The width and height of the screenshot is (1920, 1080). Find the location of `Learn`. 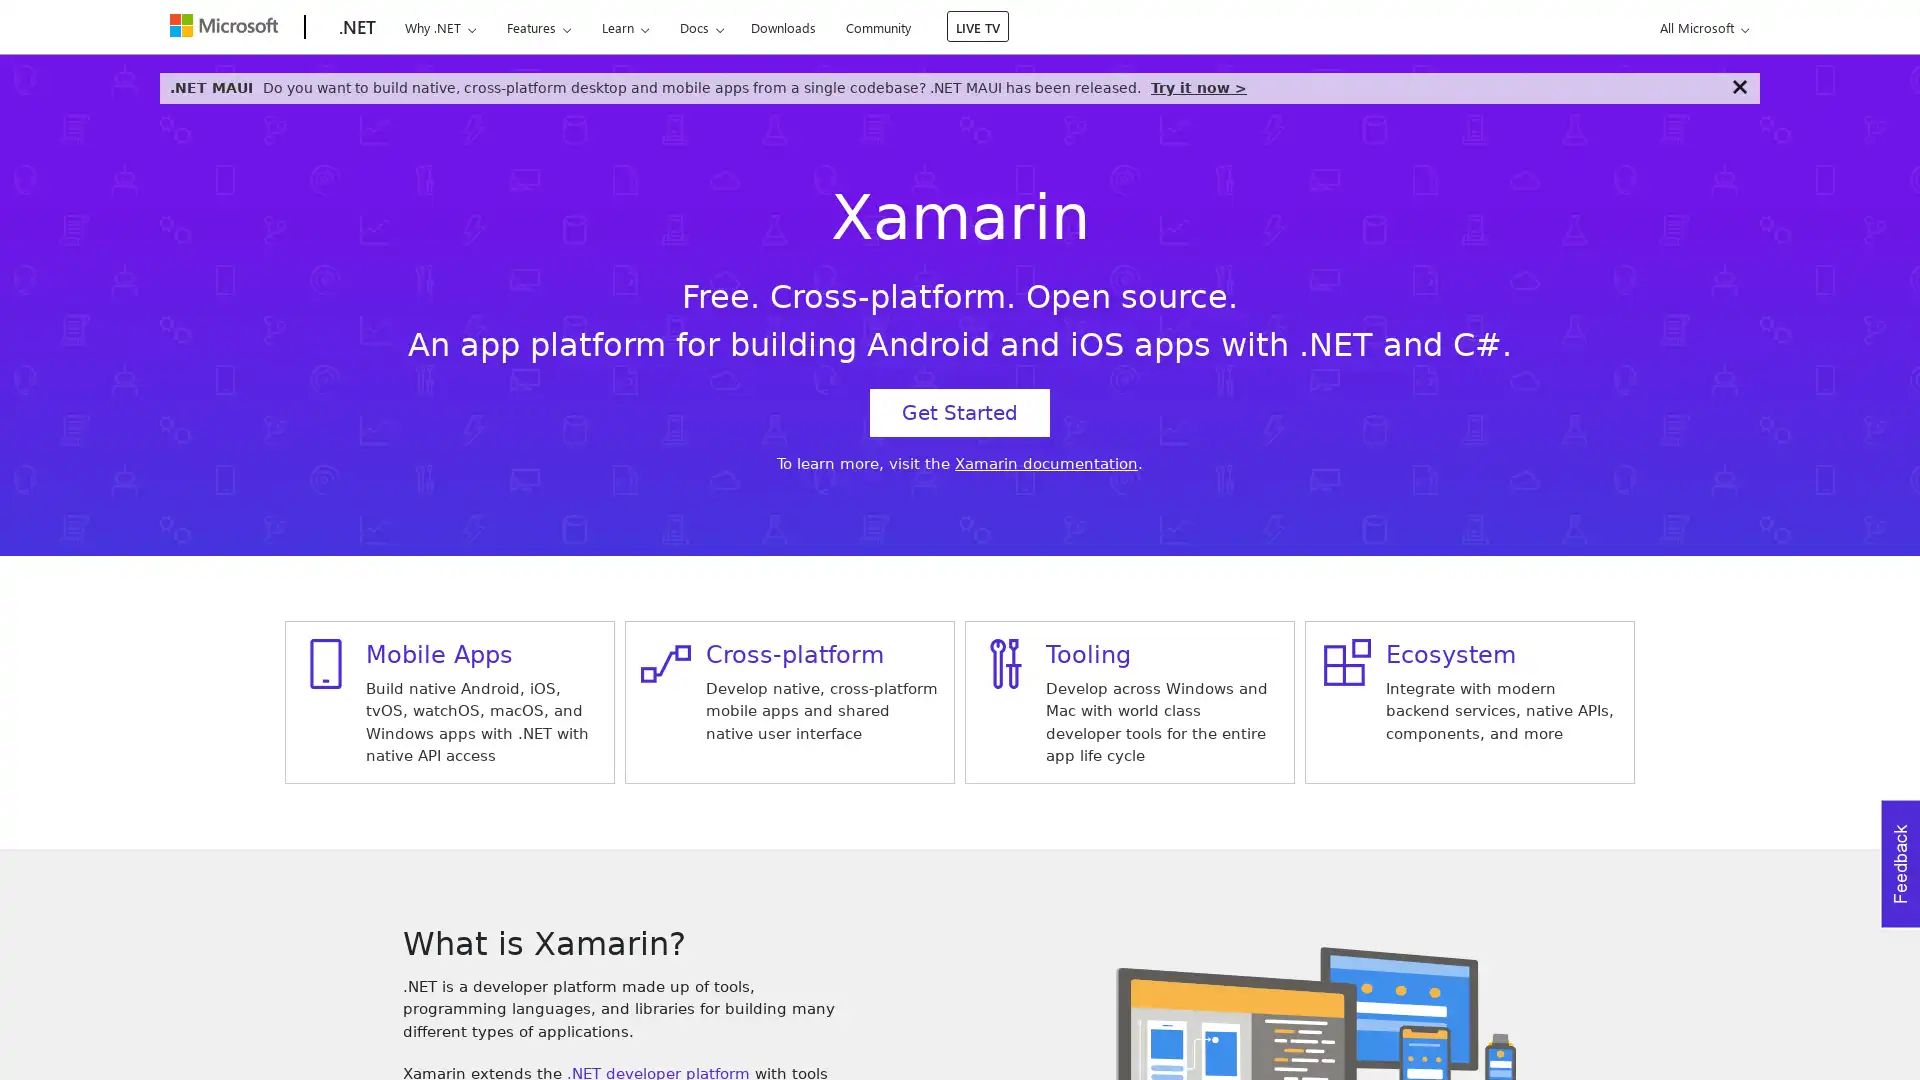

Learn is located at coordinates (623, 27).